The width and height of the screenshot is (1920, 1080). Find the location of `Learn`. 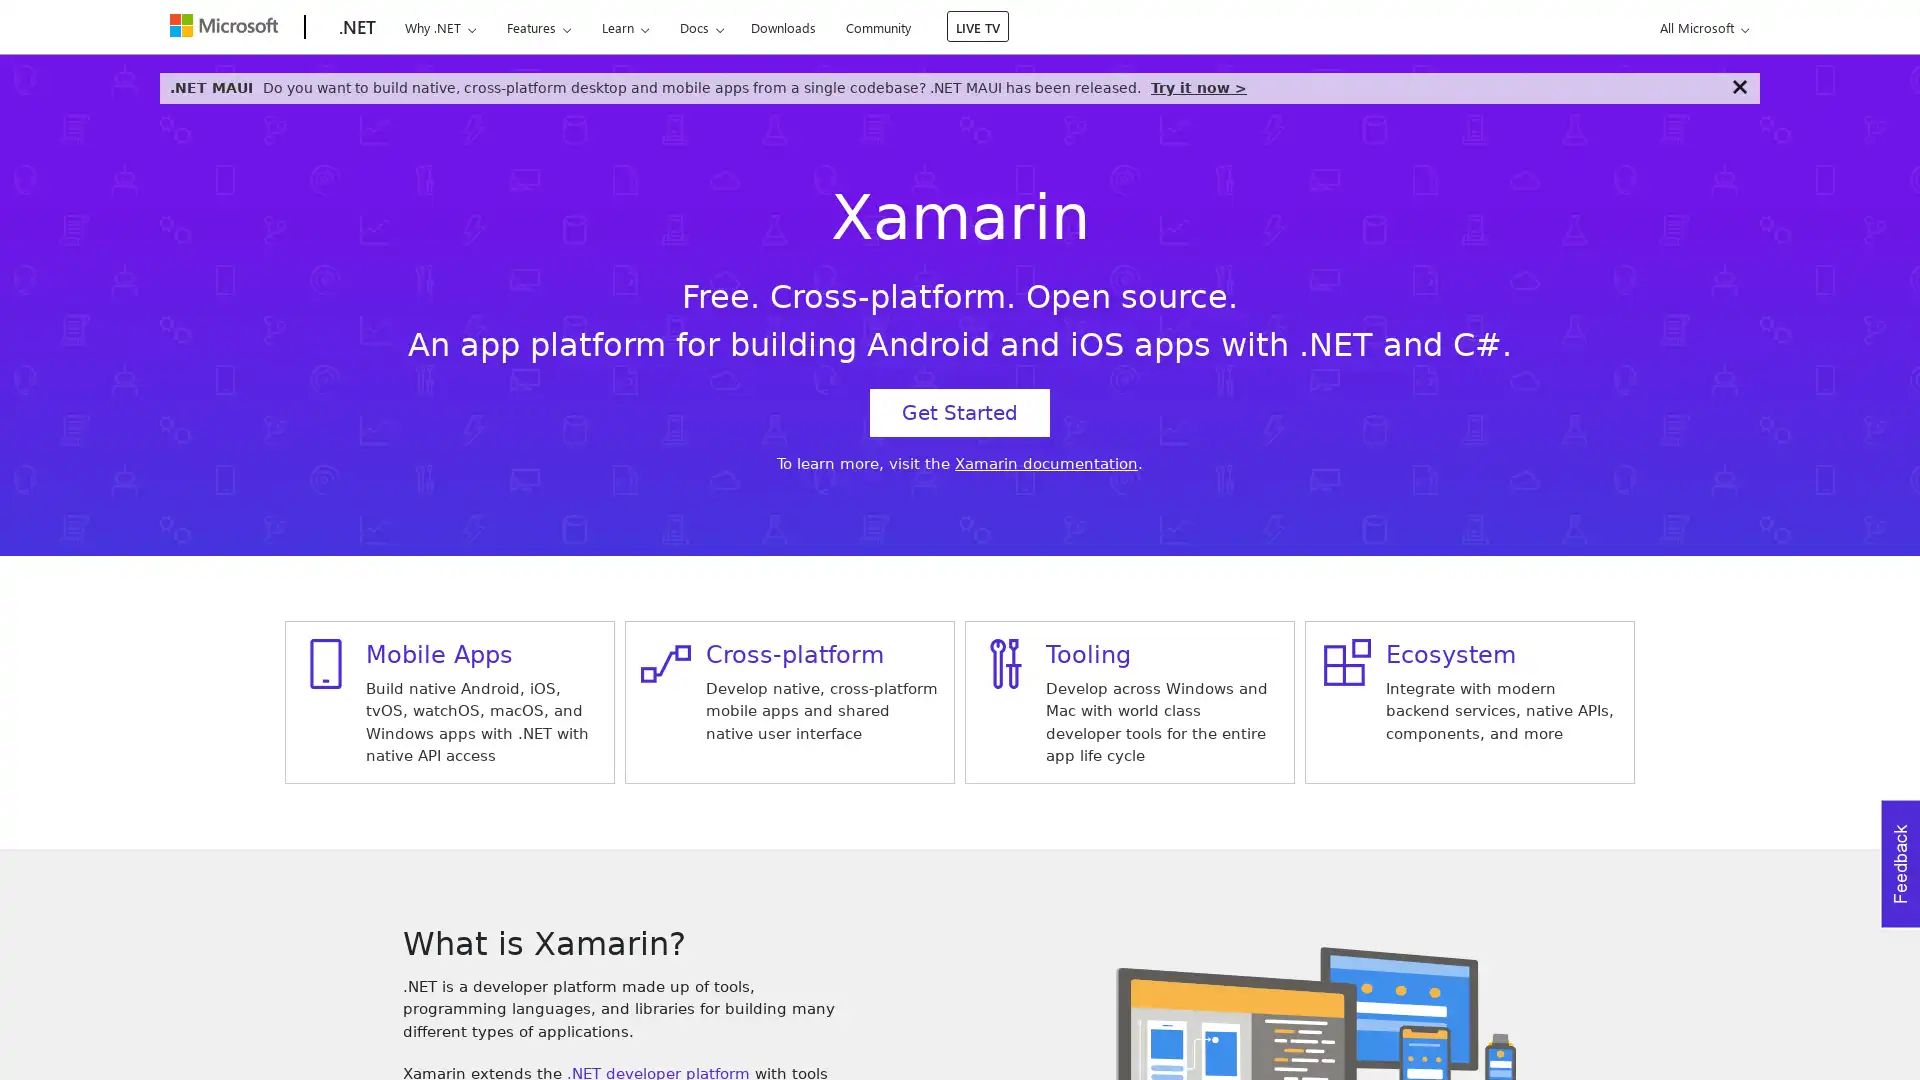

Learn is located at coordinates (623, 27).